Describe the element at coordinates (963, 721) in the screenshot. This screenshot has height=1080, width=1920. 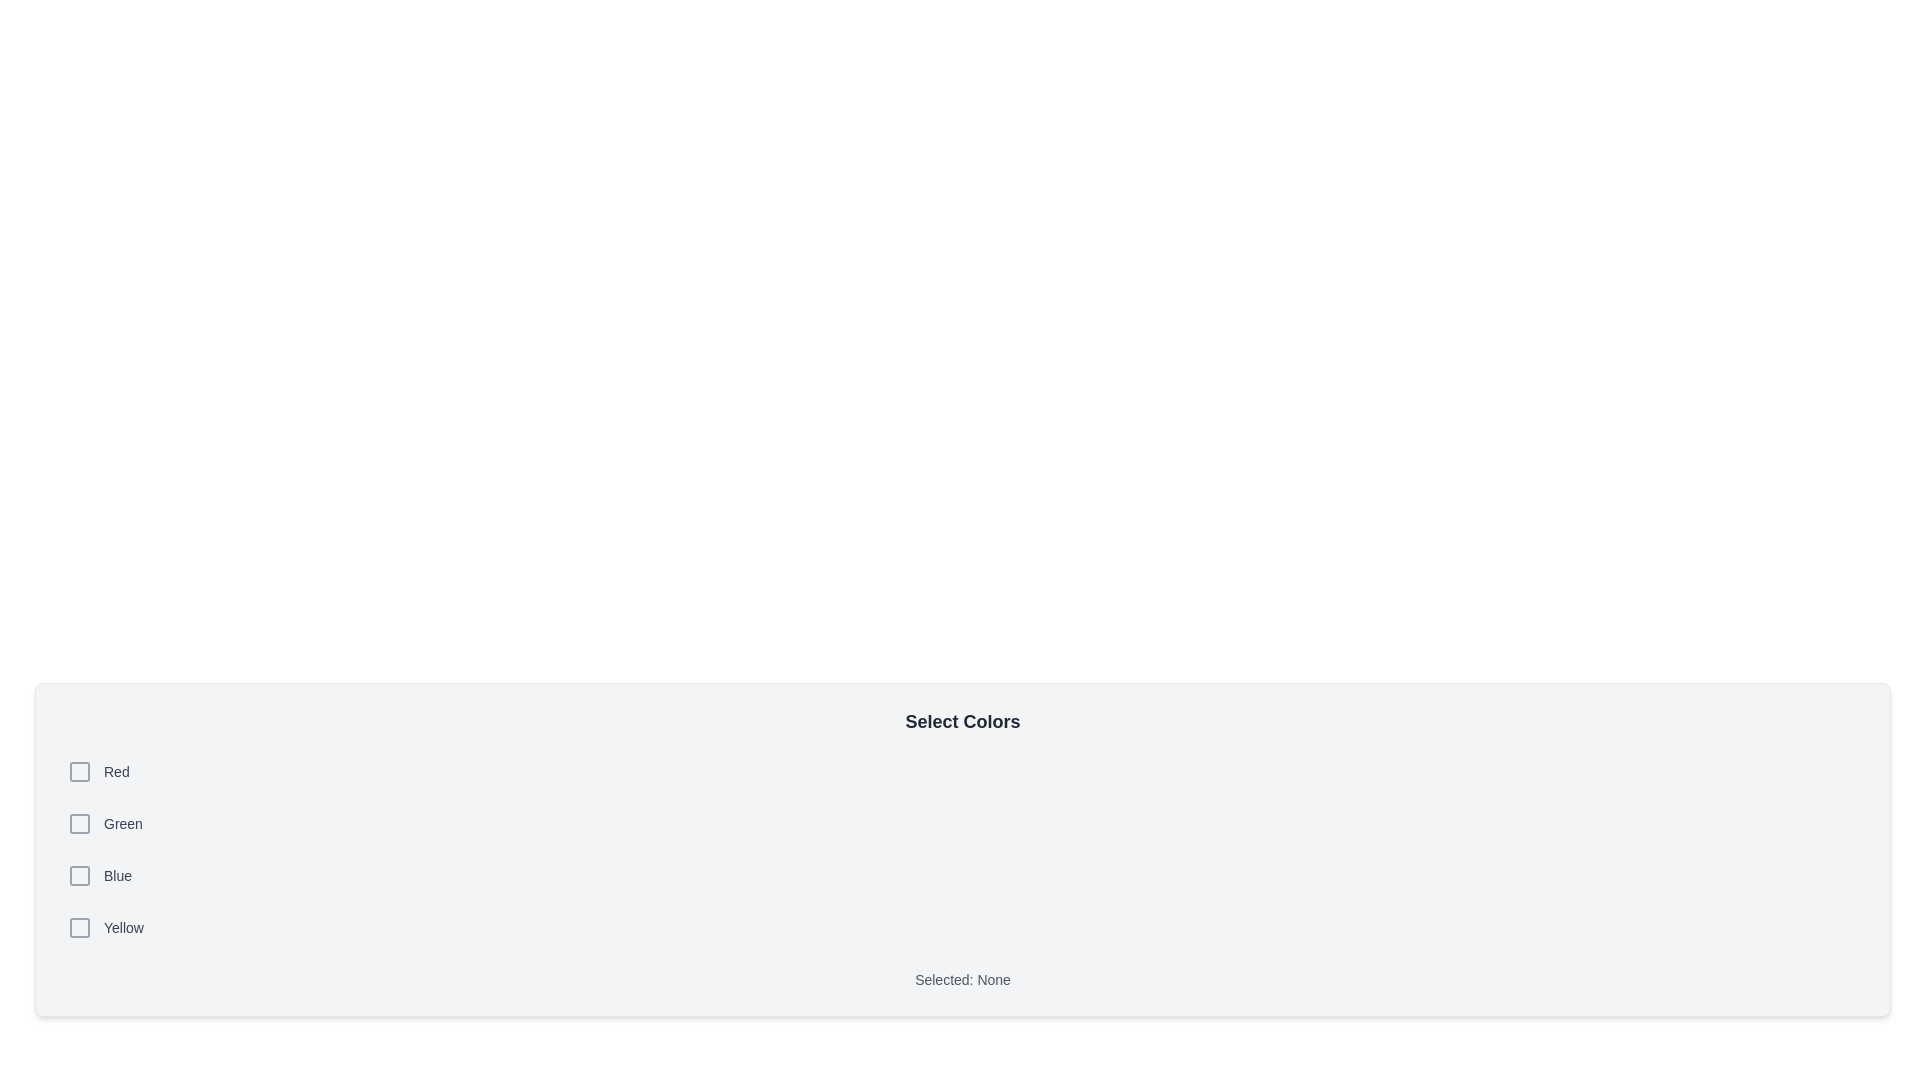
I see `the bold text header labeled 'Select Colors', which is centered at the top of the options section for selecting colors` at that location.